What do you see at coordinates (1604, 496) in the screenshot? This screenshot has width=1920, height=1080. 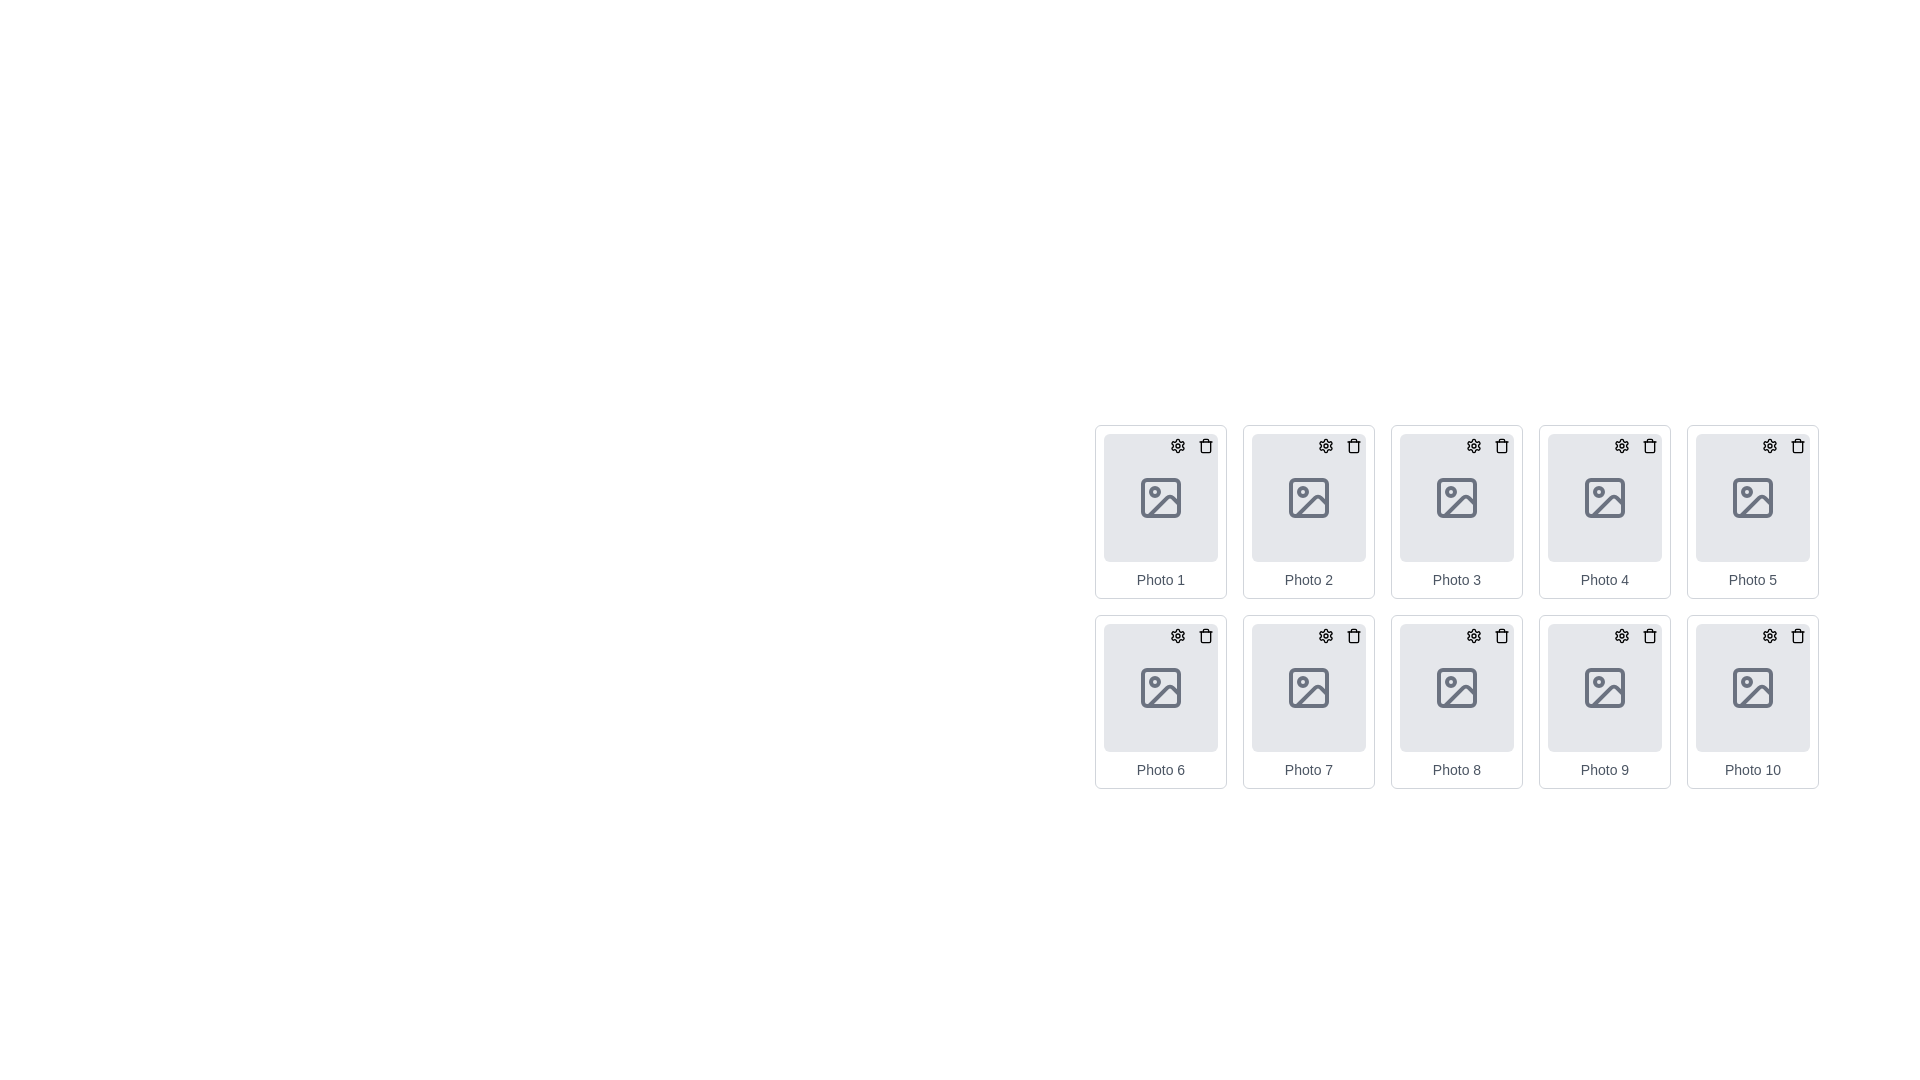 I see `the image placeholder, which is a rounded rectangle with a gray background located within the 'Photo 4' card` at bounding box center [1604, 496].